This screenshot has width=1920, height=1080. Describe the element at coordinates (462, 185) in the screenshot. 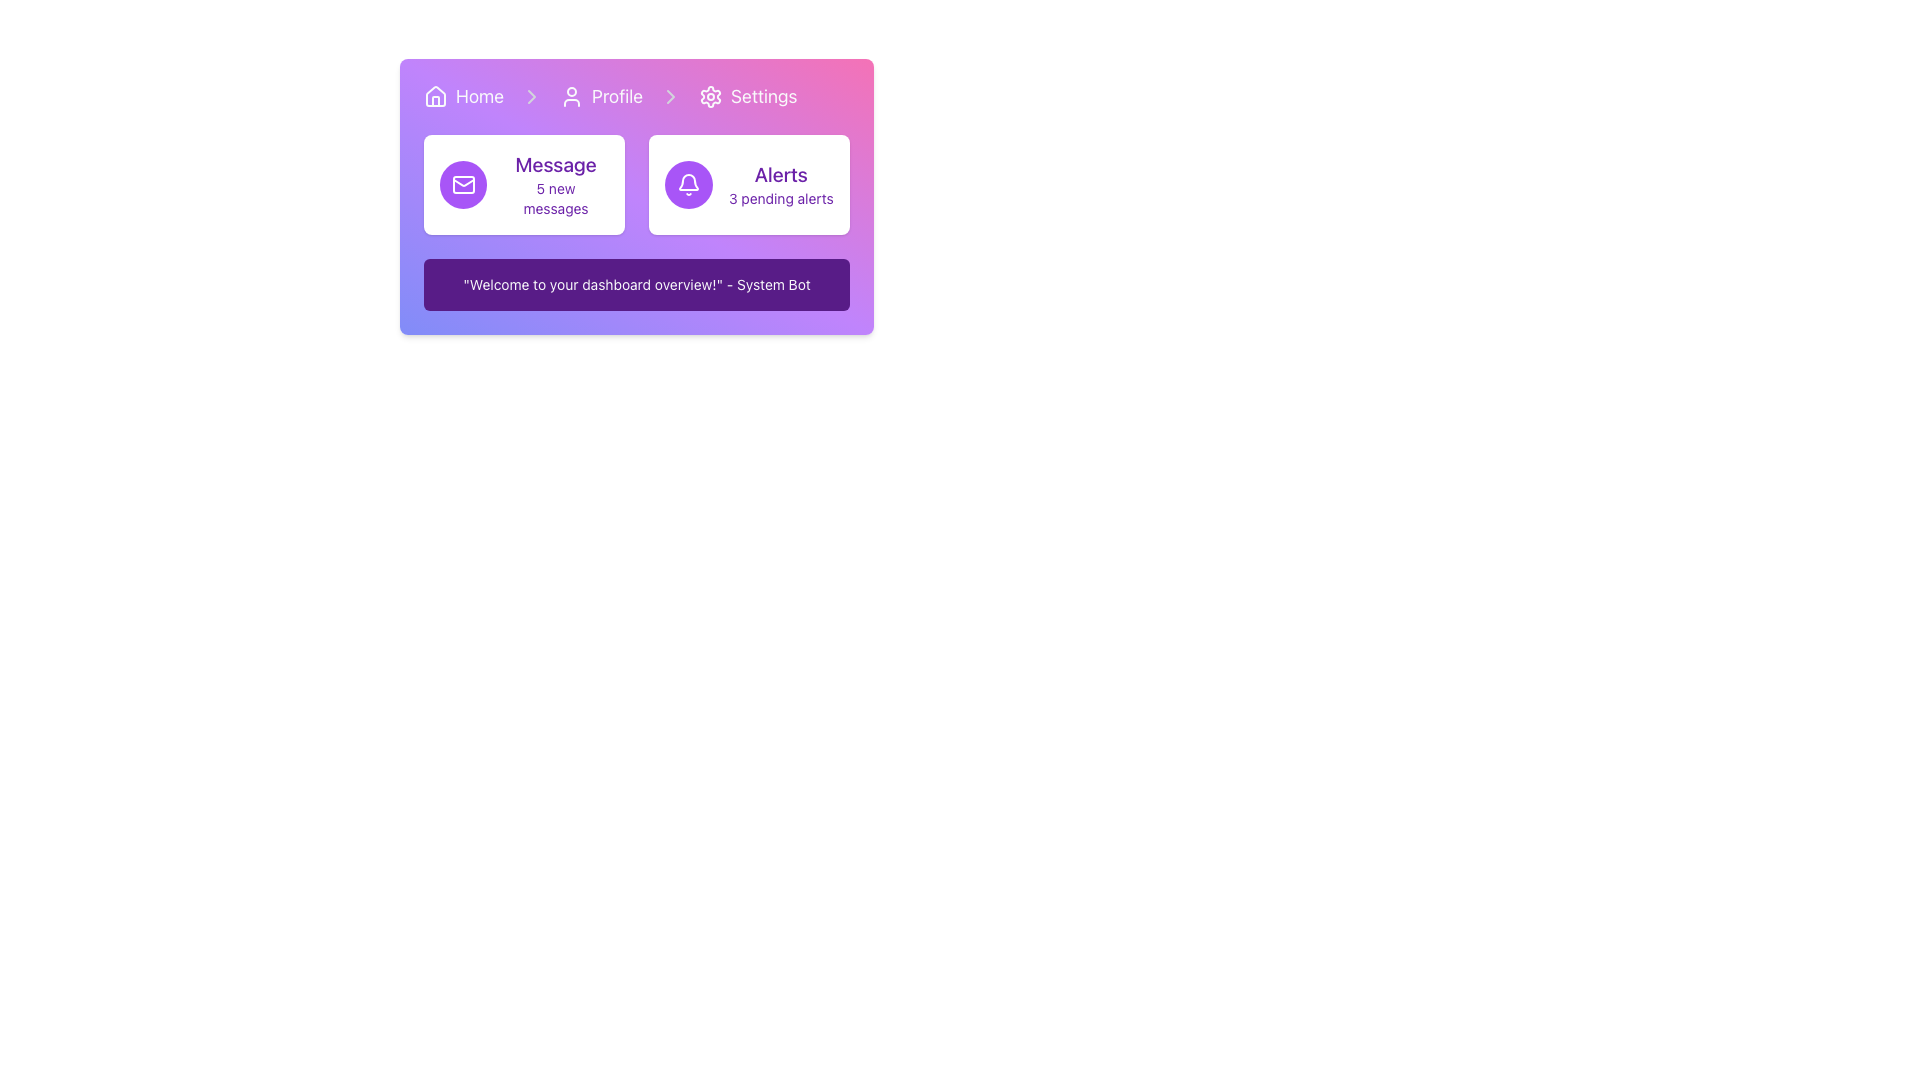

I see `the email icon located on the left-hand side of the dashboard panel, above the text 'Message 5 new messages'` at that location.